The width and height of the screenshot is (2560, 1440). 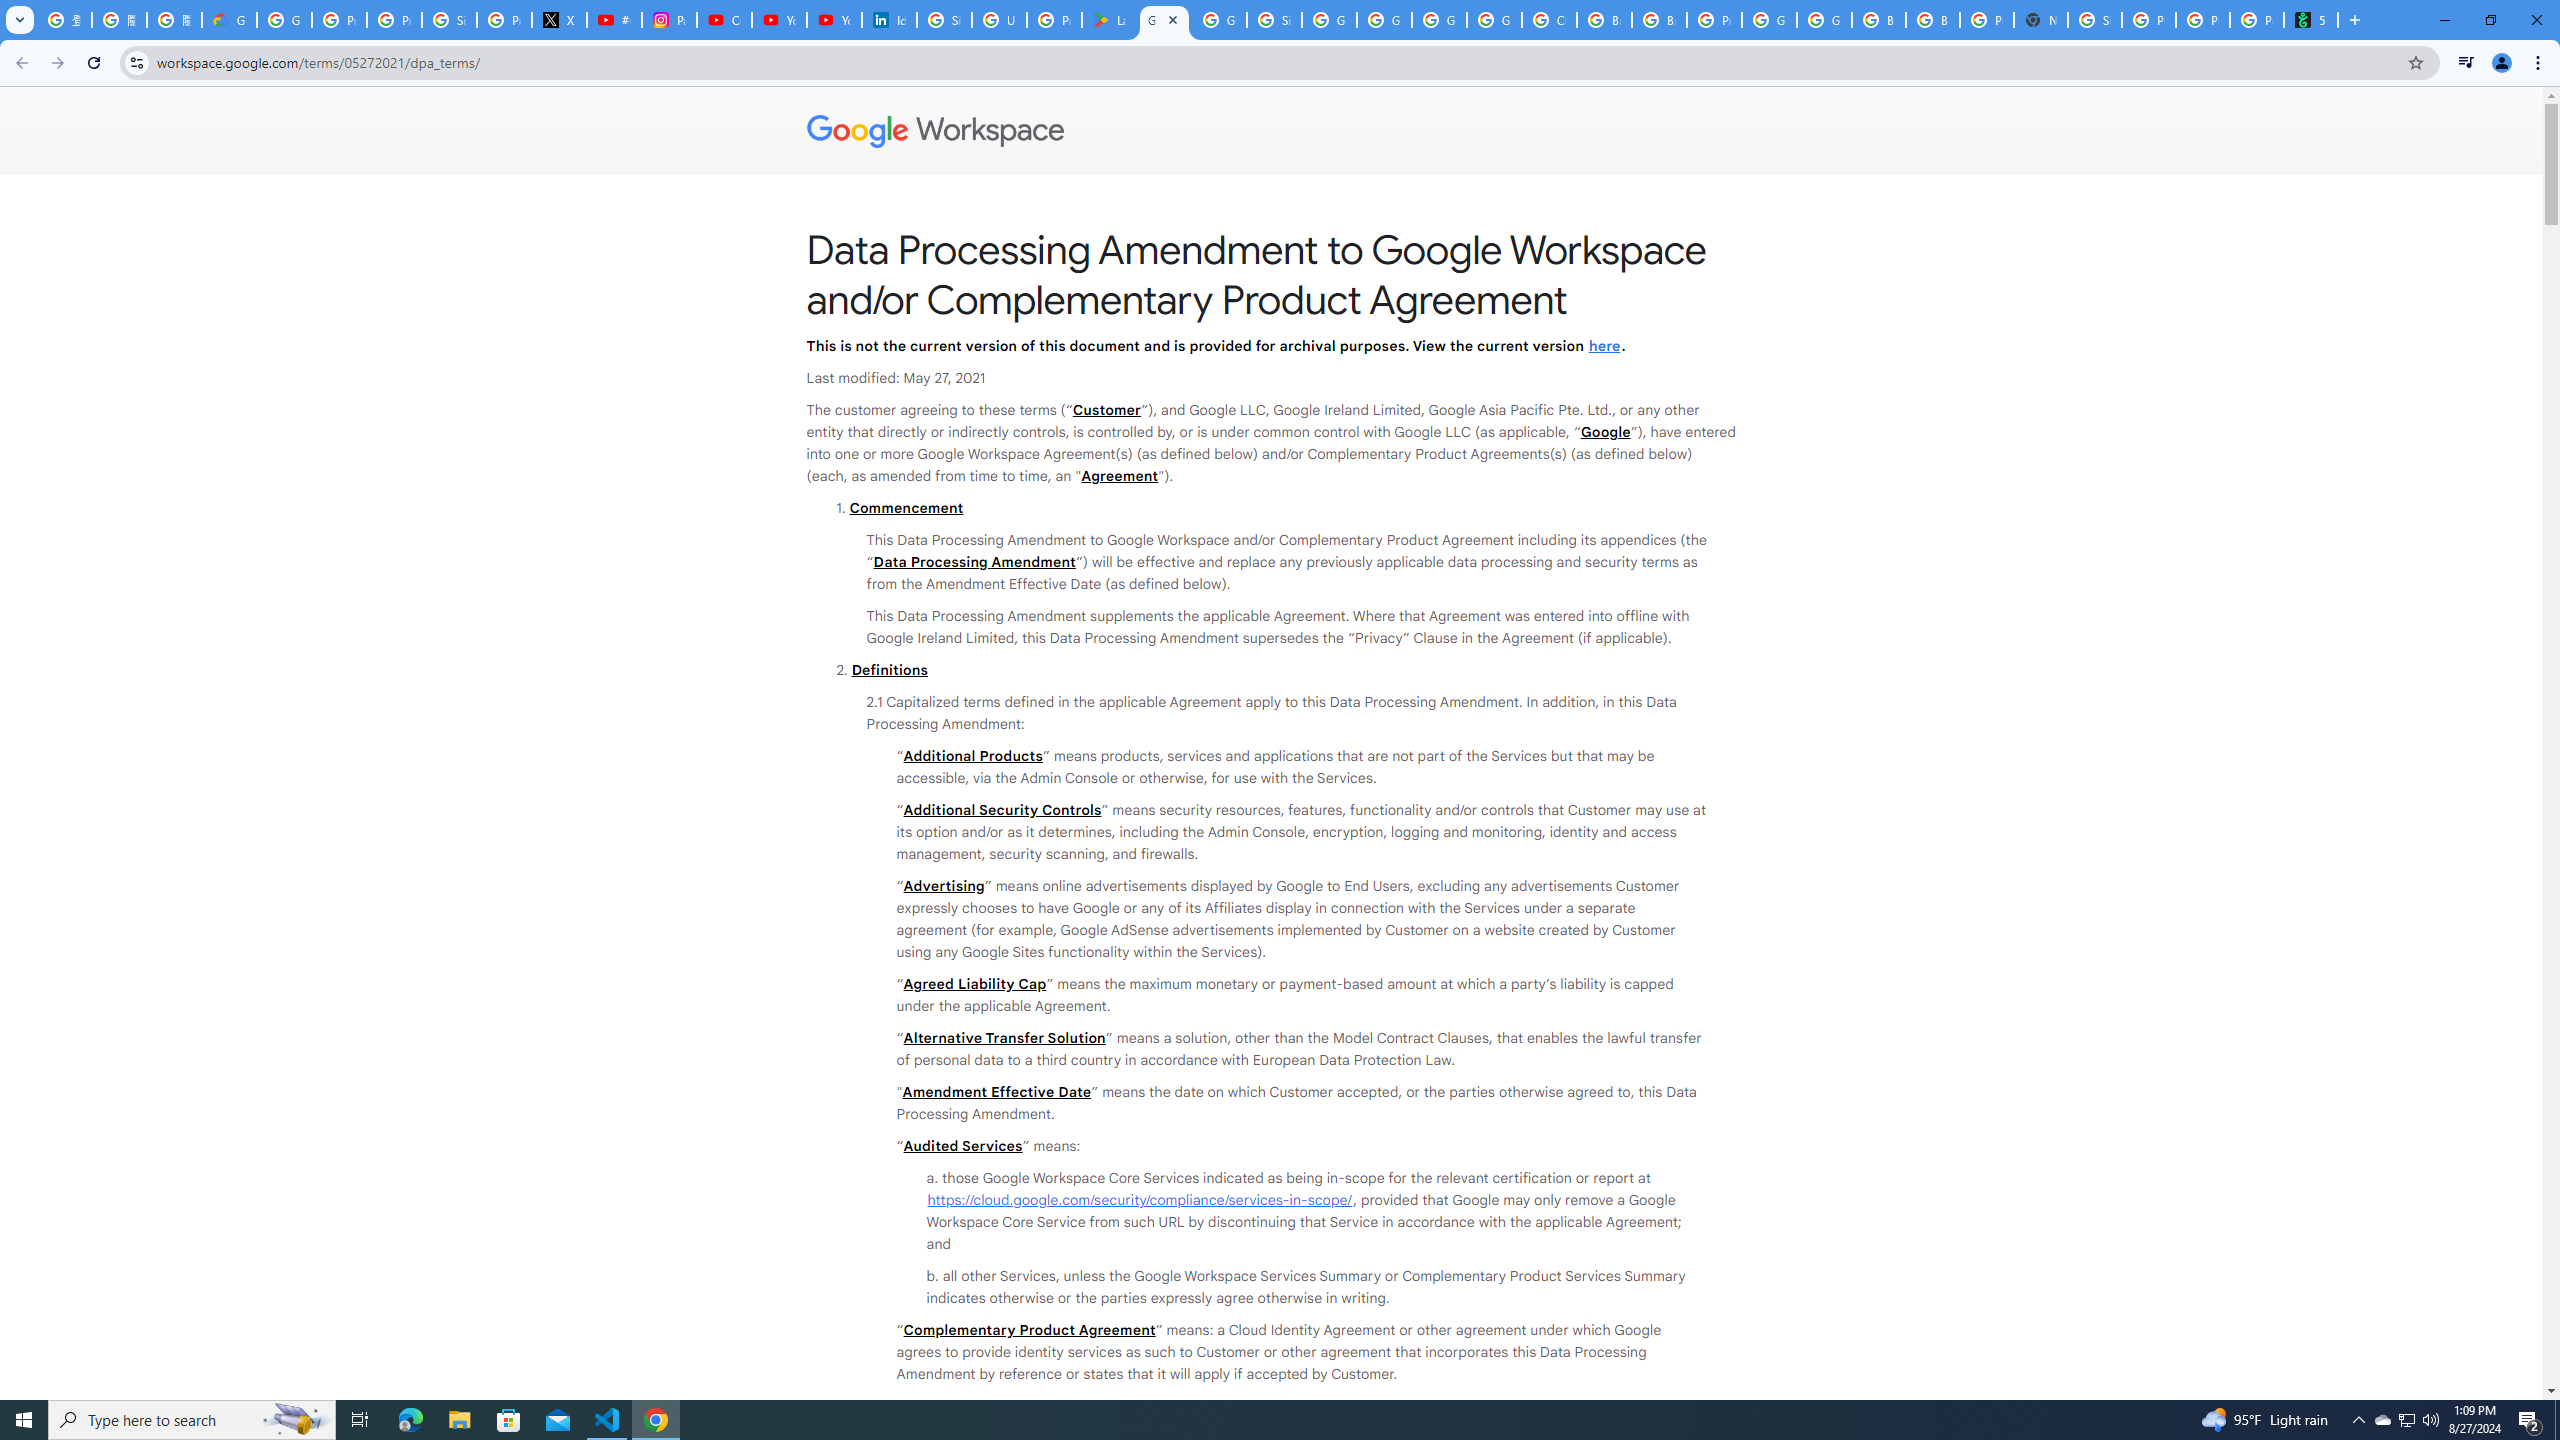 What do you see at coordinates (833, 19) in the screenshot?
I see `'YouTube Culture & Trends - YouTube Top 10, 2021'` at bounding box center [833, 19].